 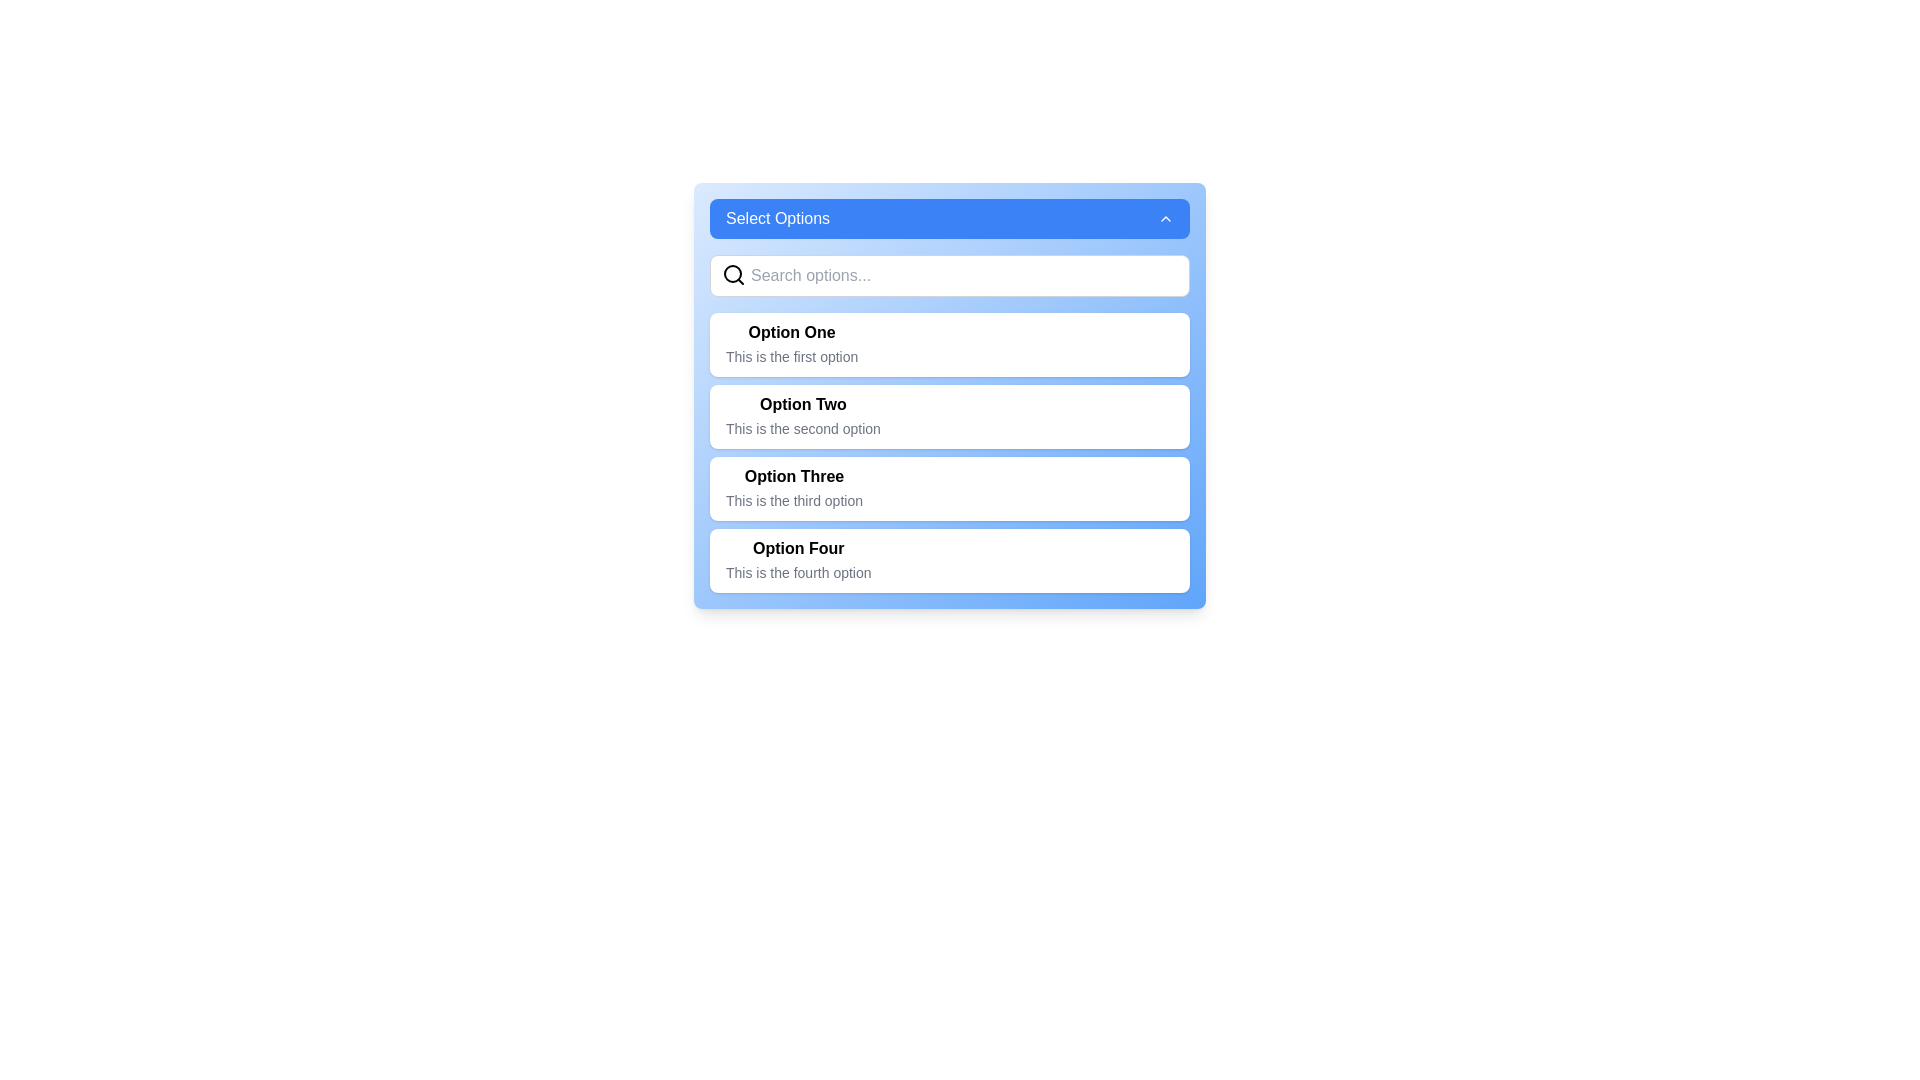 What do you see at coordinates (803, 405) in the screenshot?
I see `the text label for 'Option Two', which serves as the title for the second option in a selectable list` at bounding box center [803, 405].